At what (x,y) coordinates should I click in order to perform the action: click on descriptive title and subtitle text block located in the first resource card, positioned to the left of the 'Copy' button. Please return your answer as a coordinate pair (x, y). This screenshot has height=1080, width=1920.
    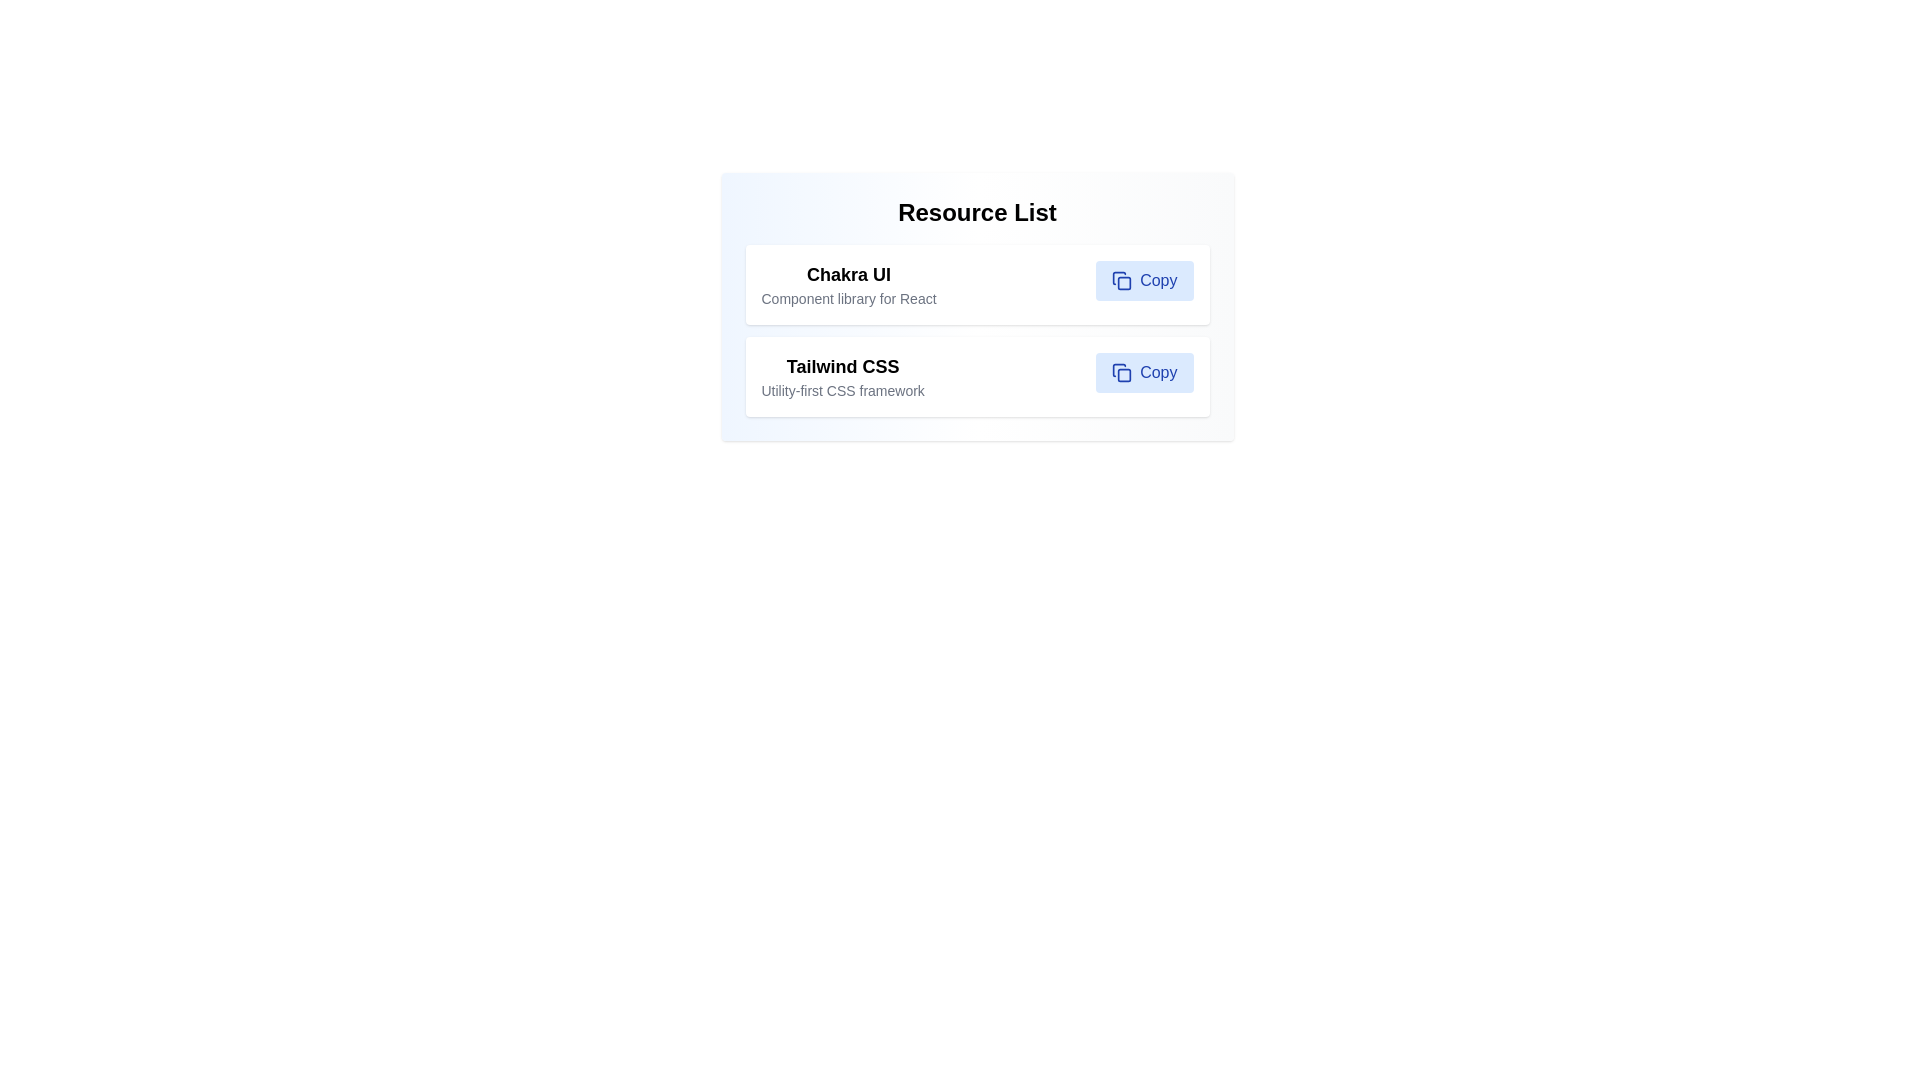
    Looking at the image, I should click on (849, 285).